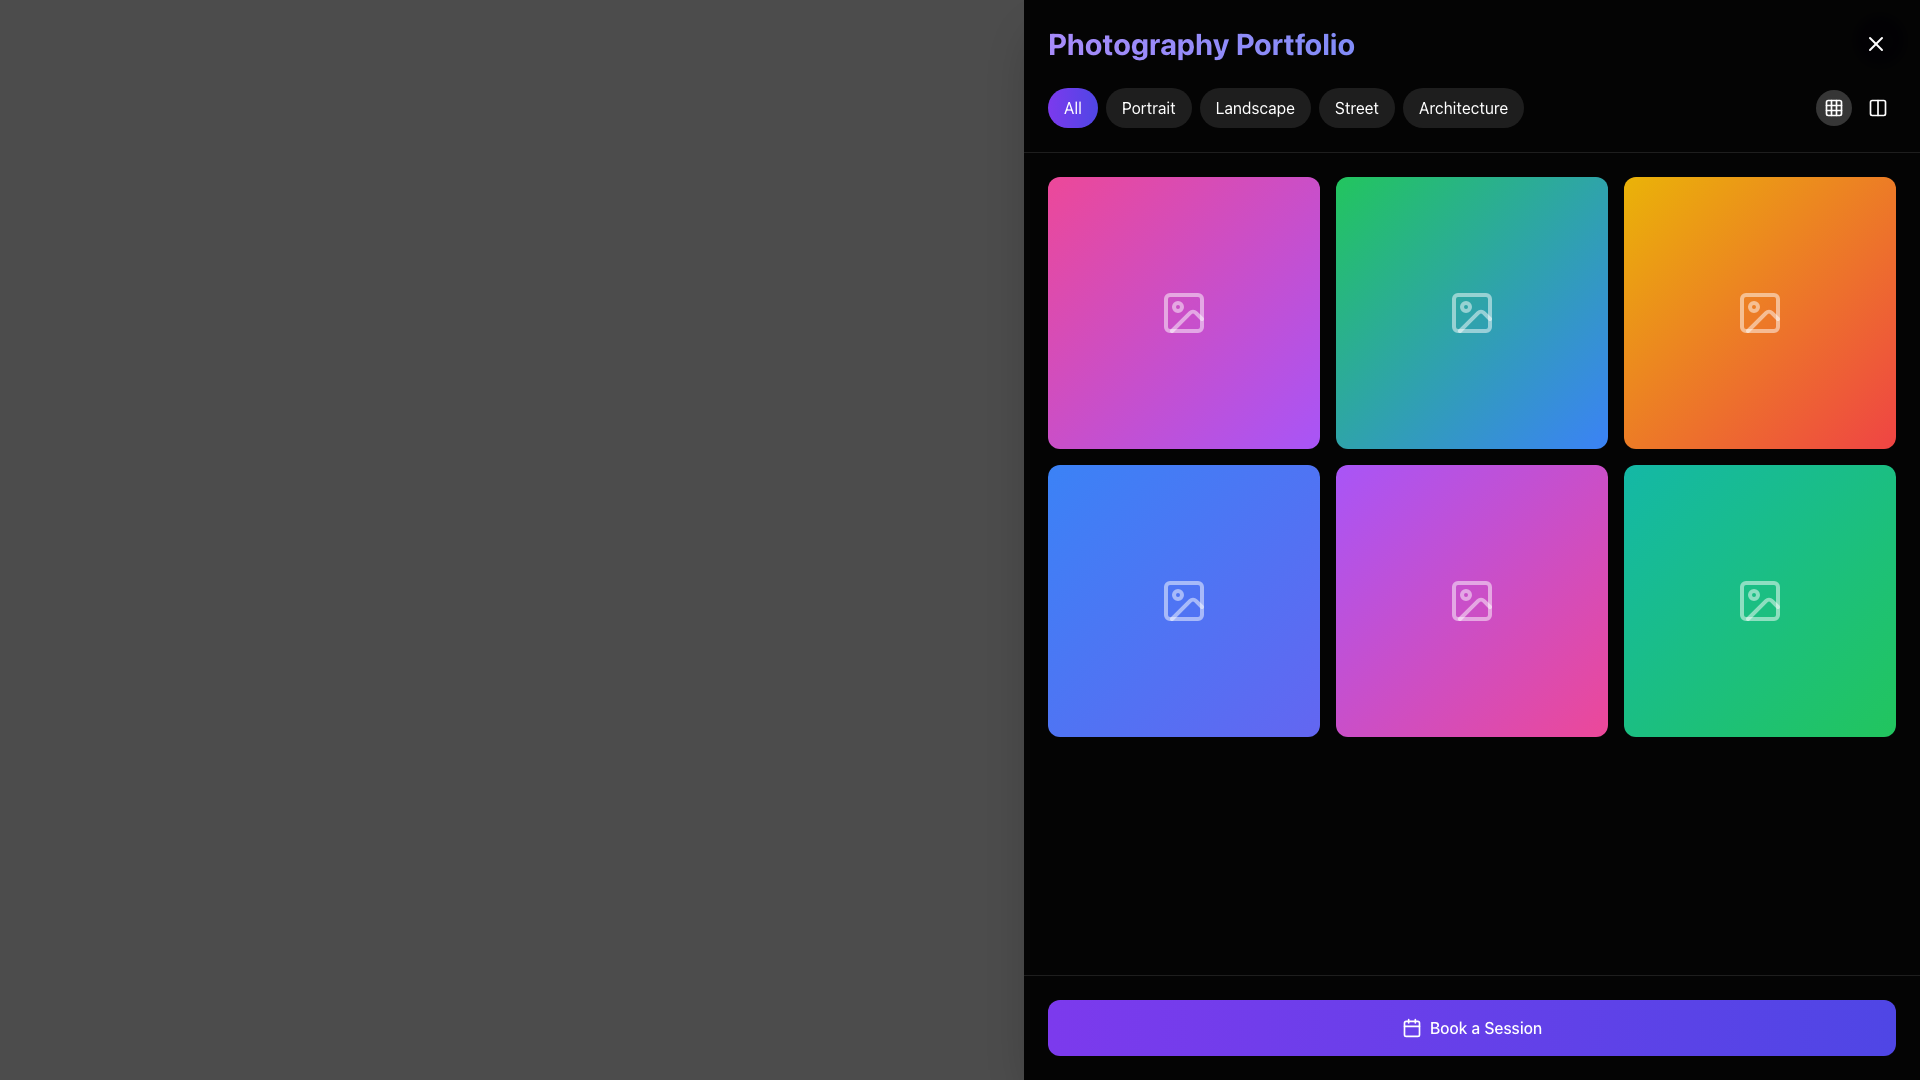 Image resolution: width=1920 pixels, height=1080 pixels. What do you see at coordinates (1875, 43) in the screenshot?
I see `the close icon button, a small diagonal cross in the top-right corner of the interface` at bounding box center [1875, 43].